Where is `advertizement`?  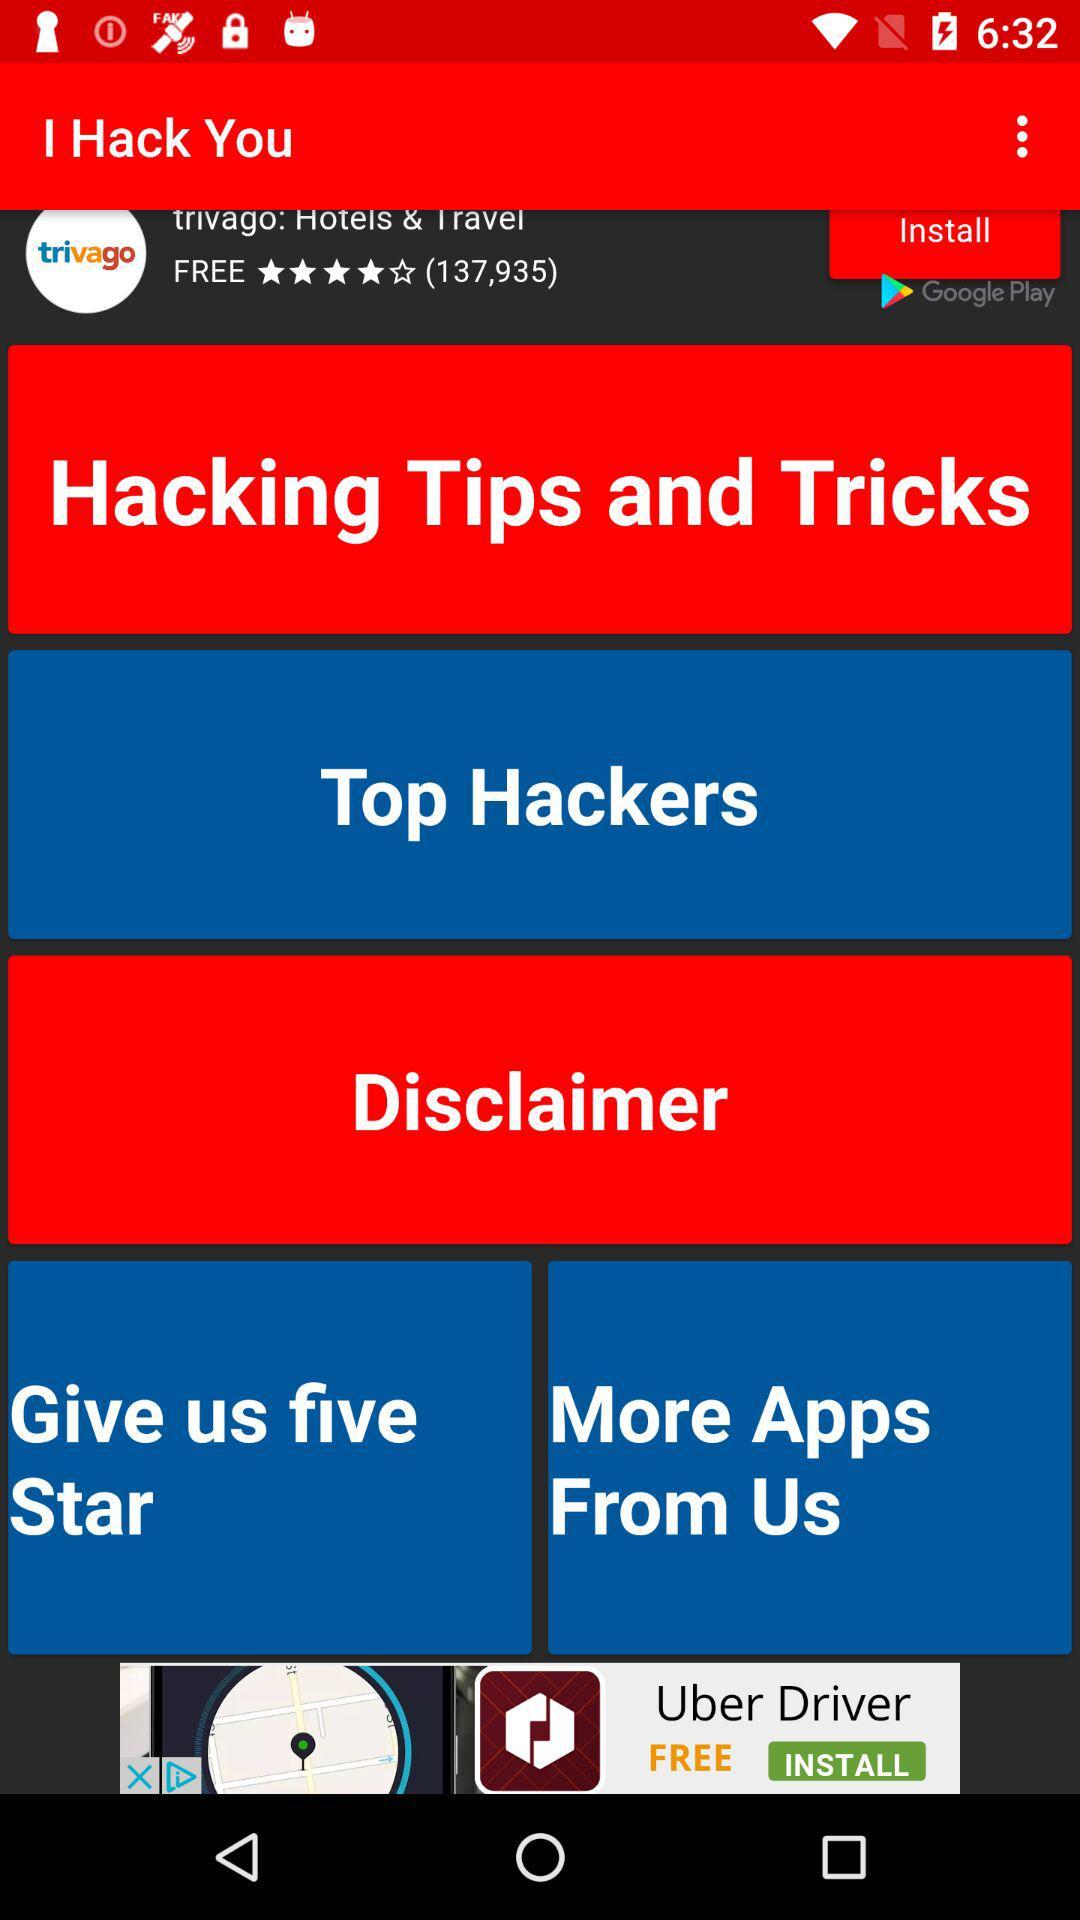
advertizement is located at coordinates (540, 1727).